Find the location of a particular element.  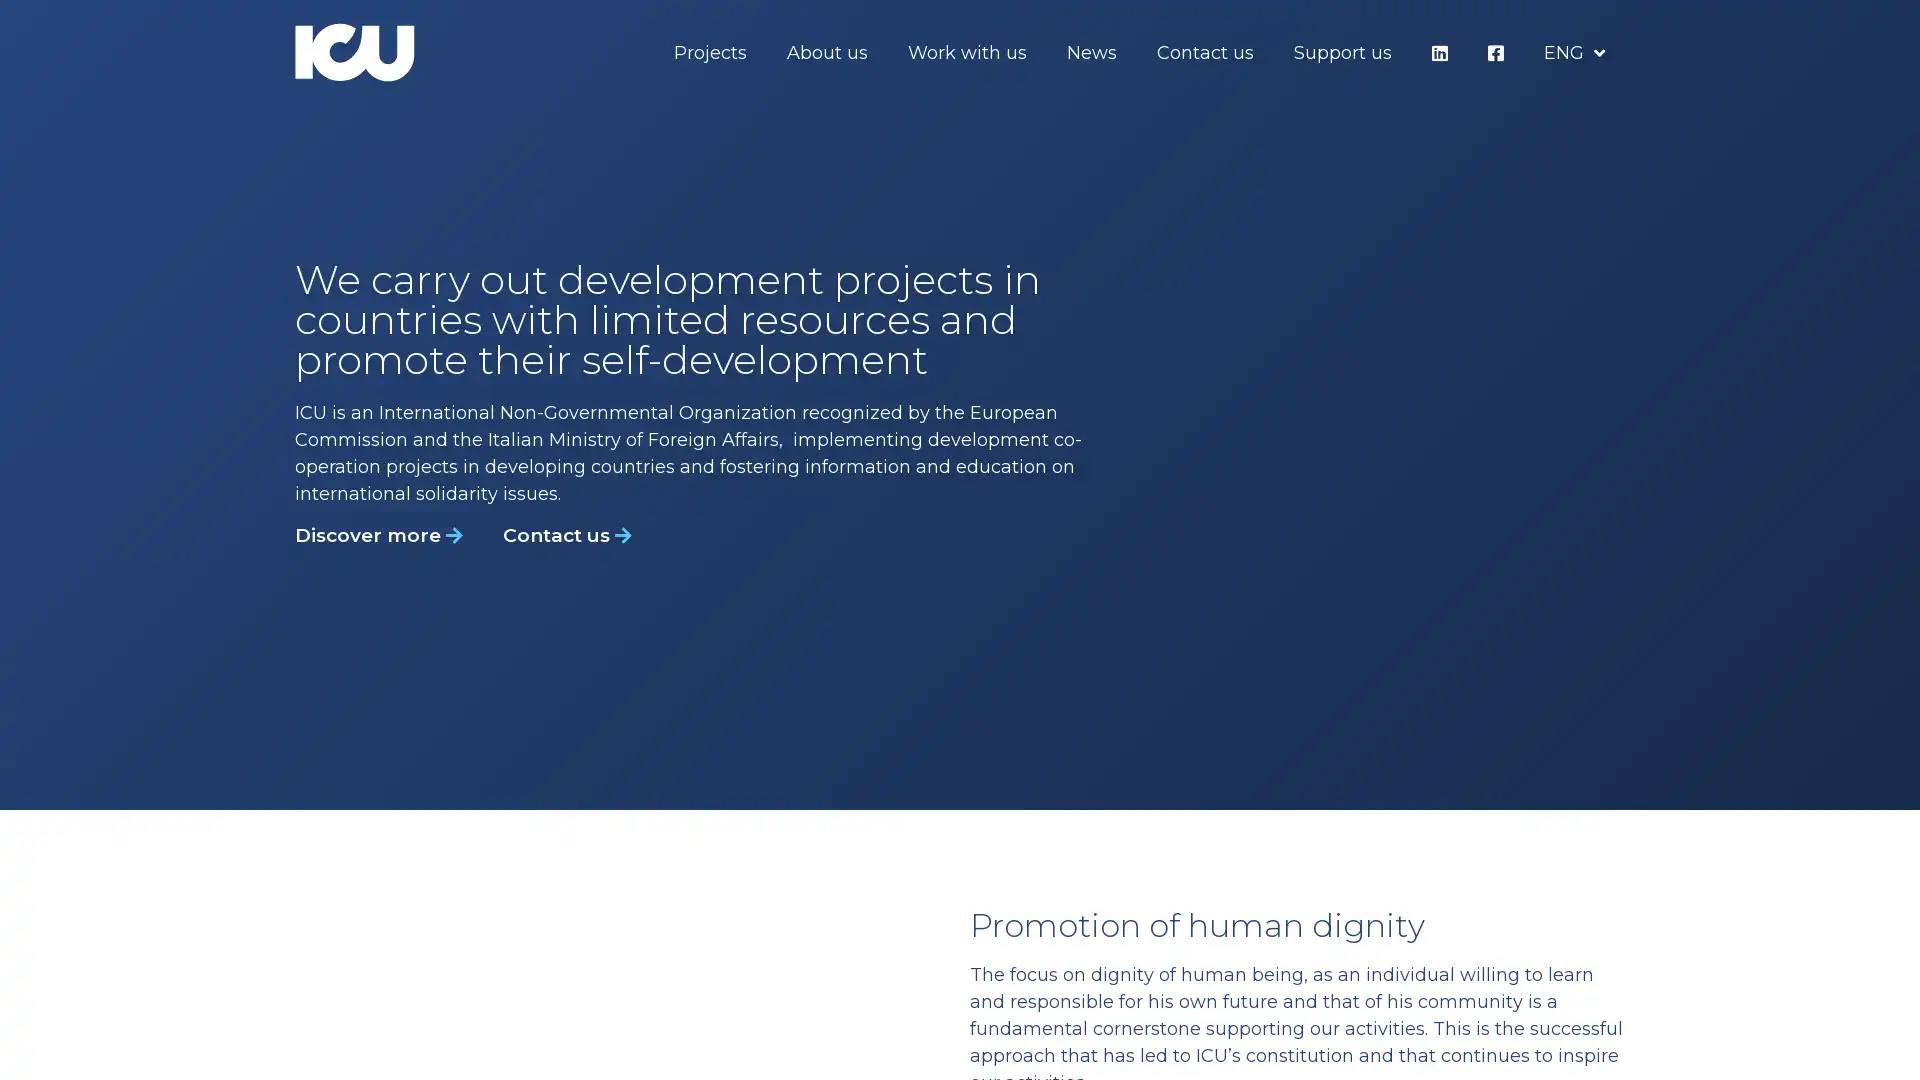

Contact us is located at coordinates (566, 534).